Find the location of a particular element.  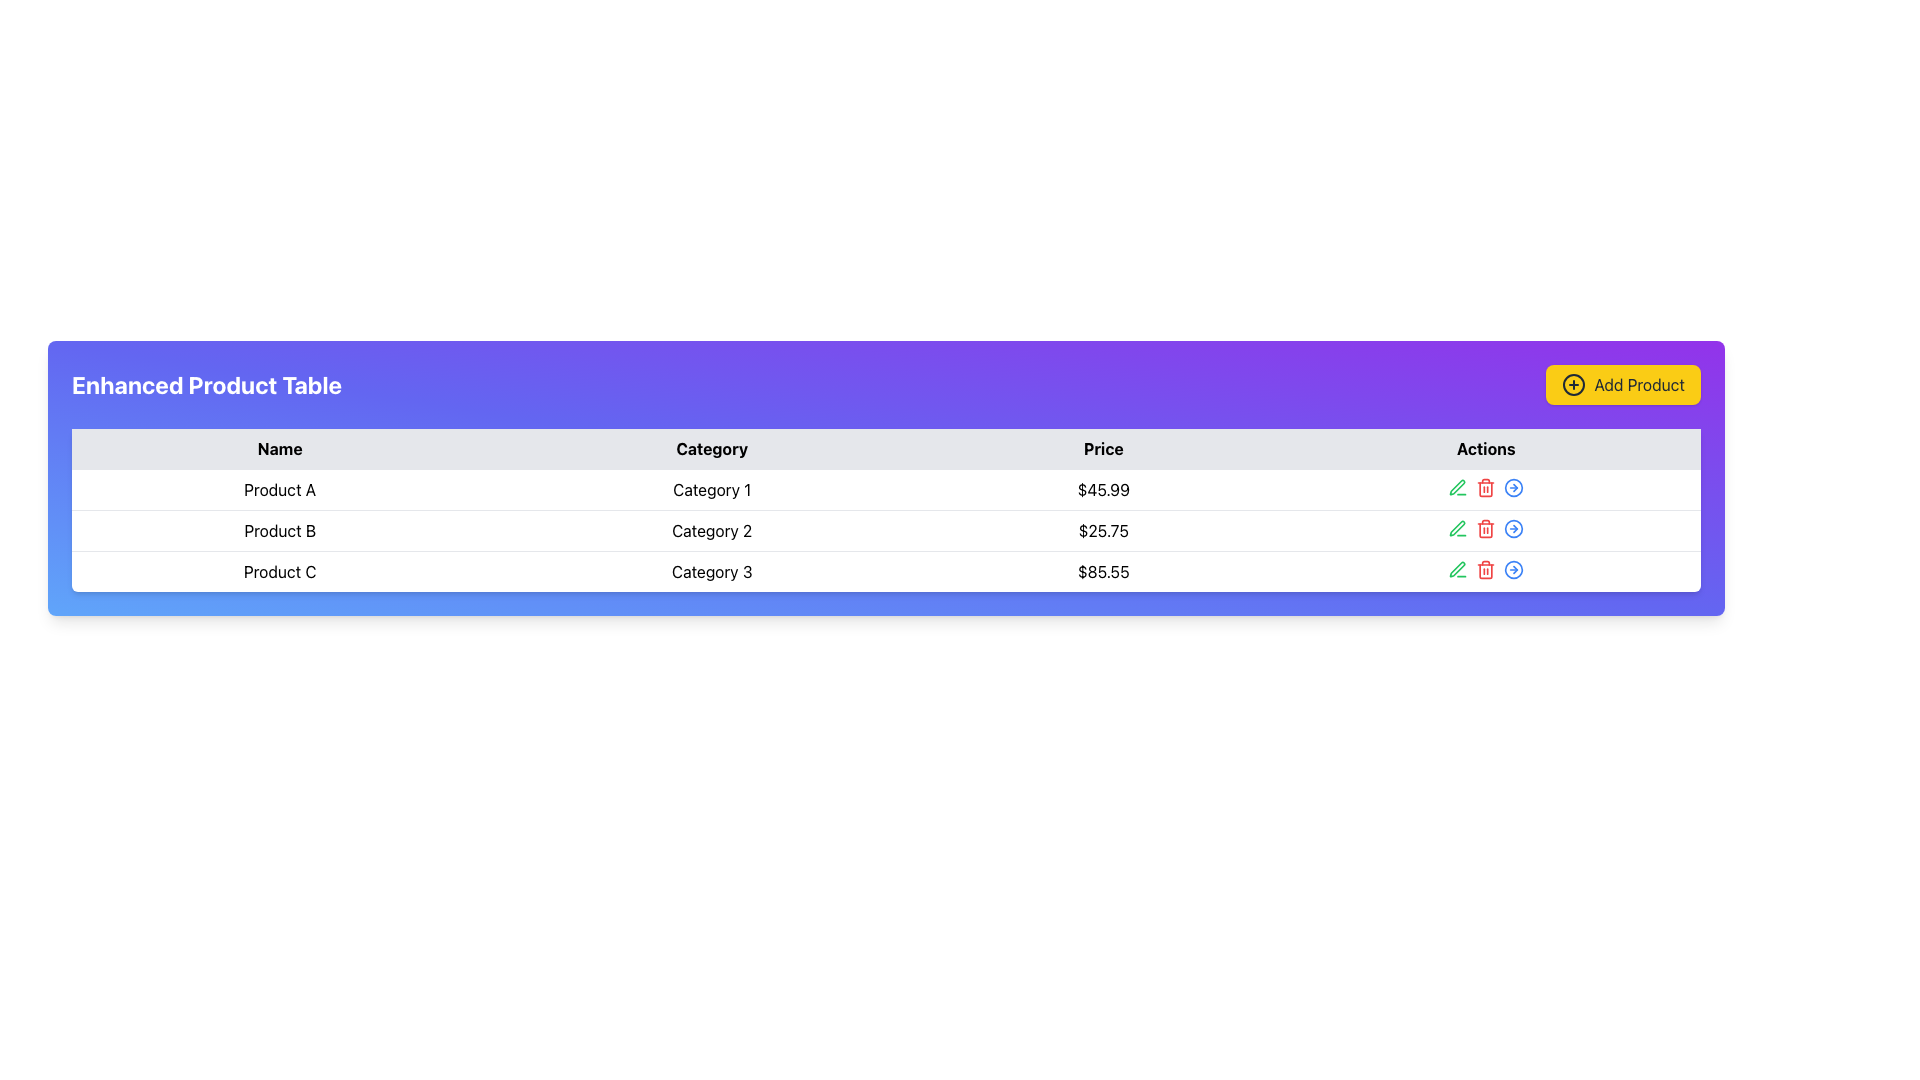

the SVG Circle element inside the button styled with a circular arrow in the 'Actions' column of the third row of the table is located at coordinates (1514, 488).